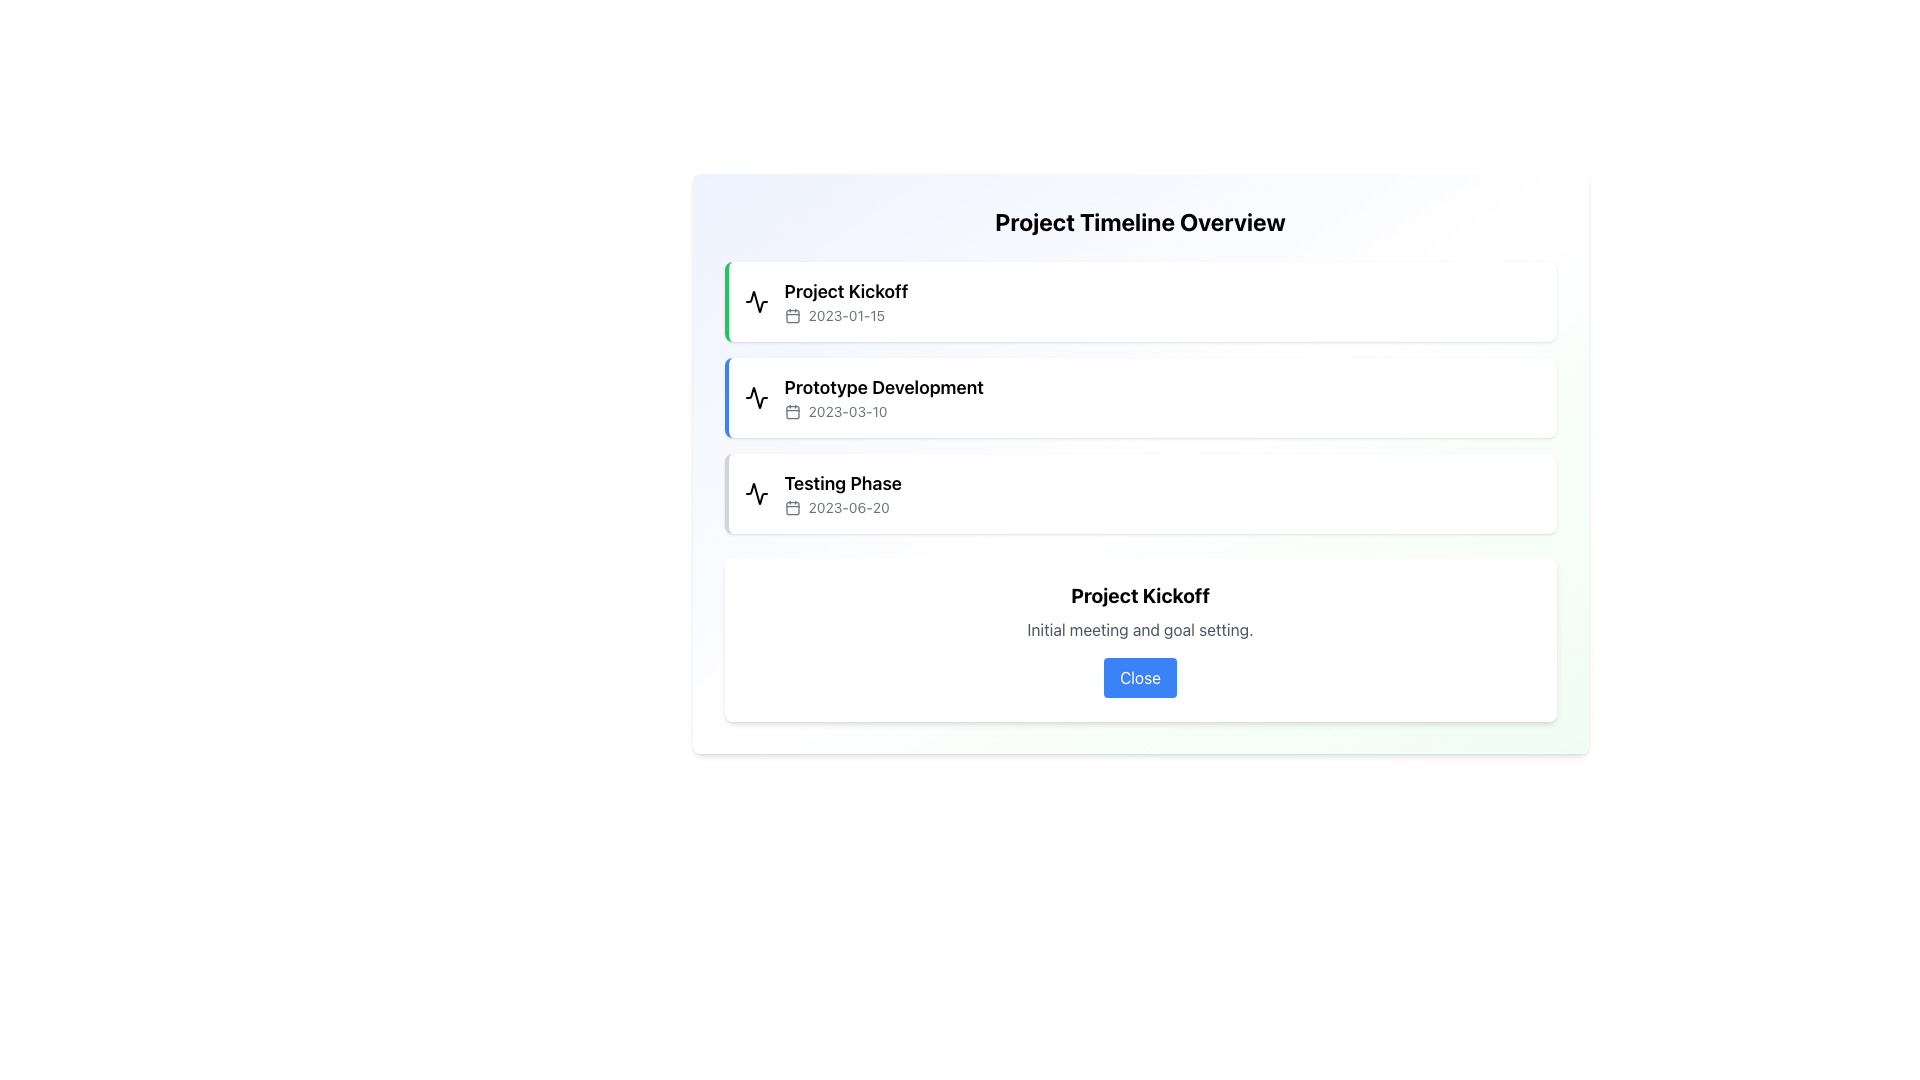 The image size is (1920, 1080). I want to click on the milestone marker for the card labeled 'Testing Phase' located in the central panel, beneath the cards 'Project Kickoff' and 'Prototype Development', so click(1140, 493).